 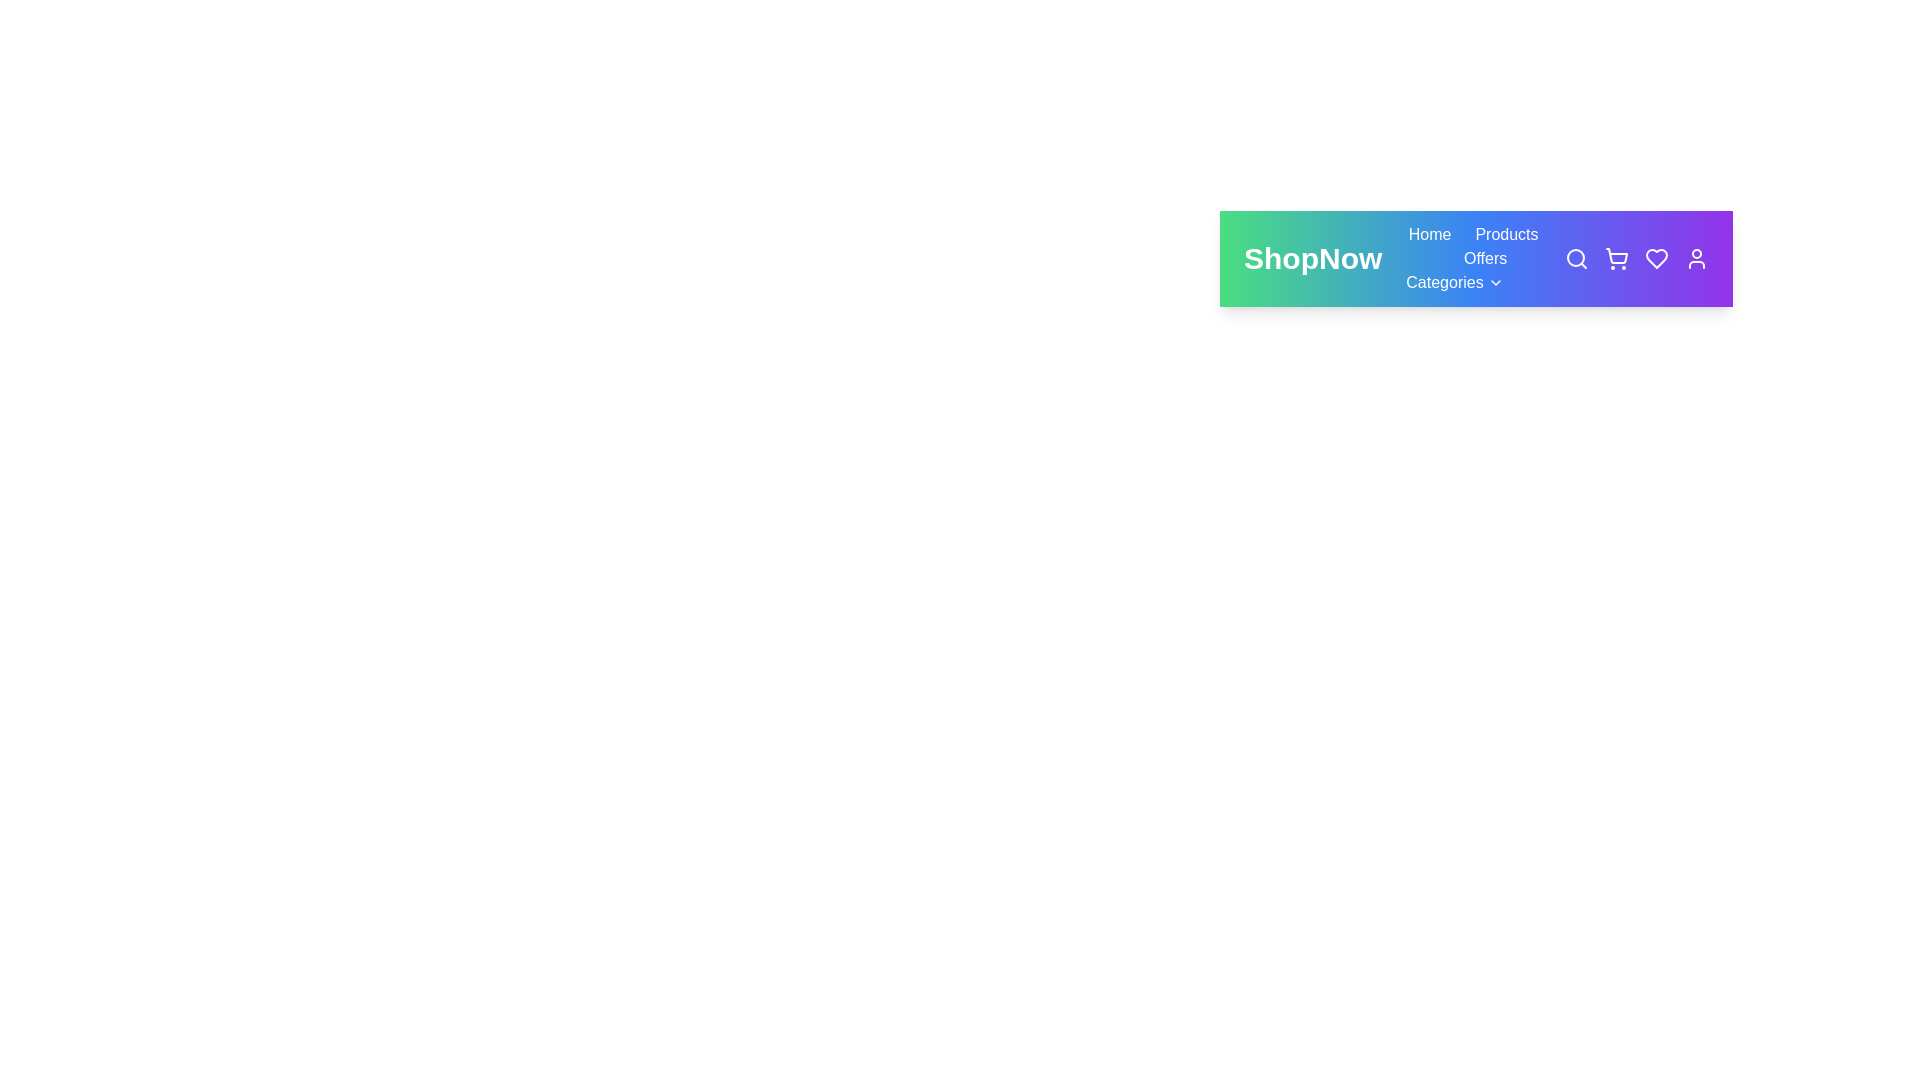 I want to click on the Offers navigation button to navigate to the respective section, so click(x=1486, y=257).